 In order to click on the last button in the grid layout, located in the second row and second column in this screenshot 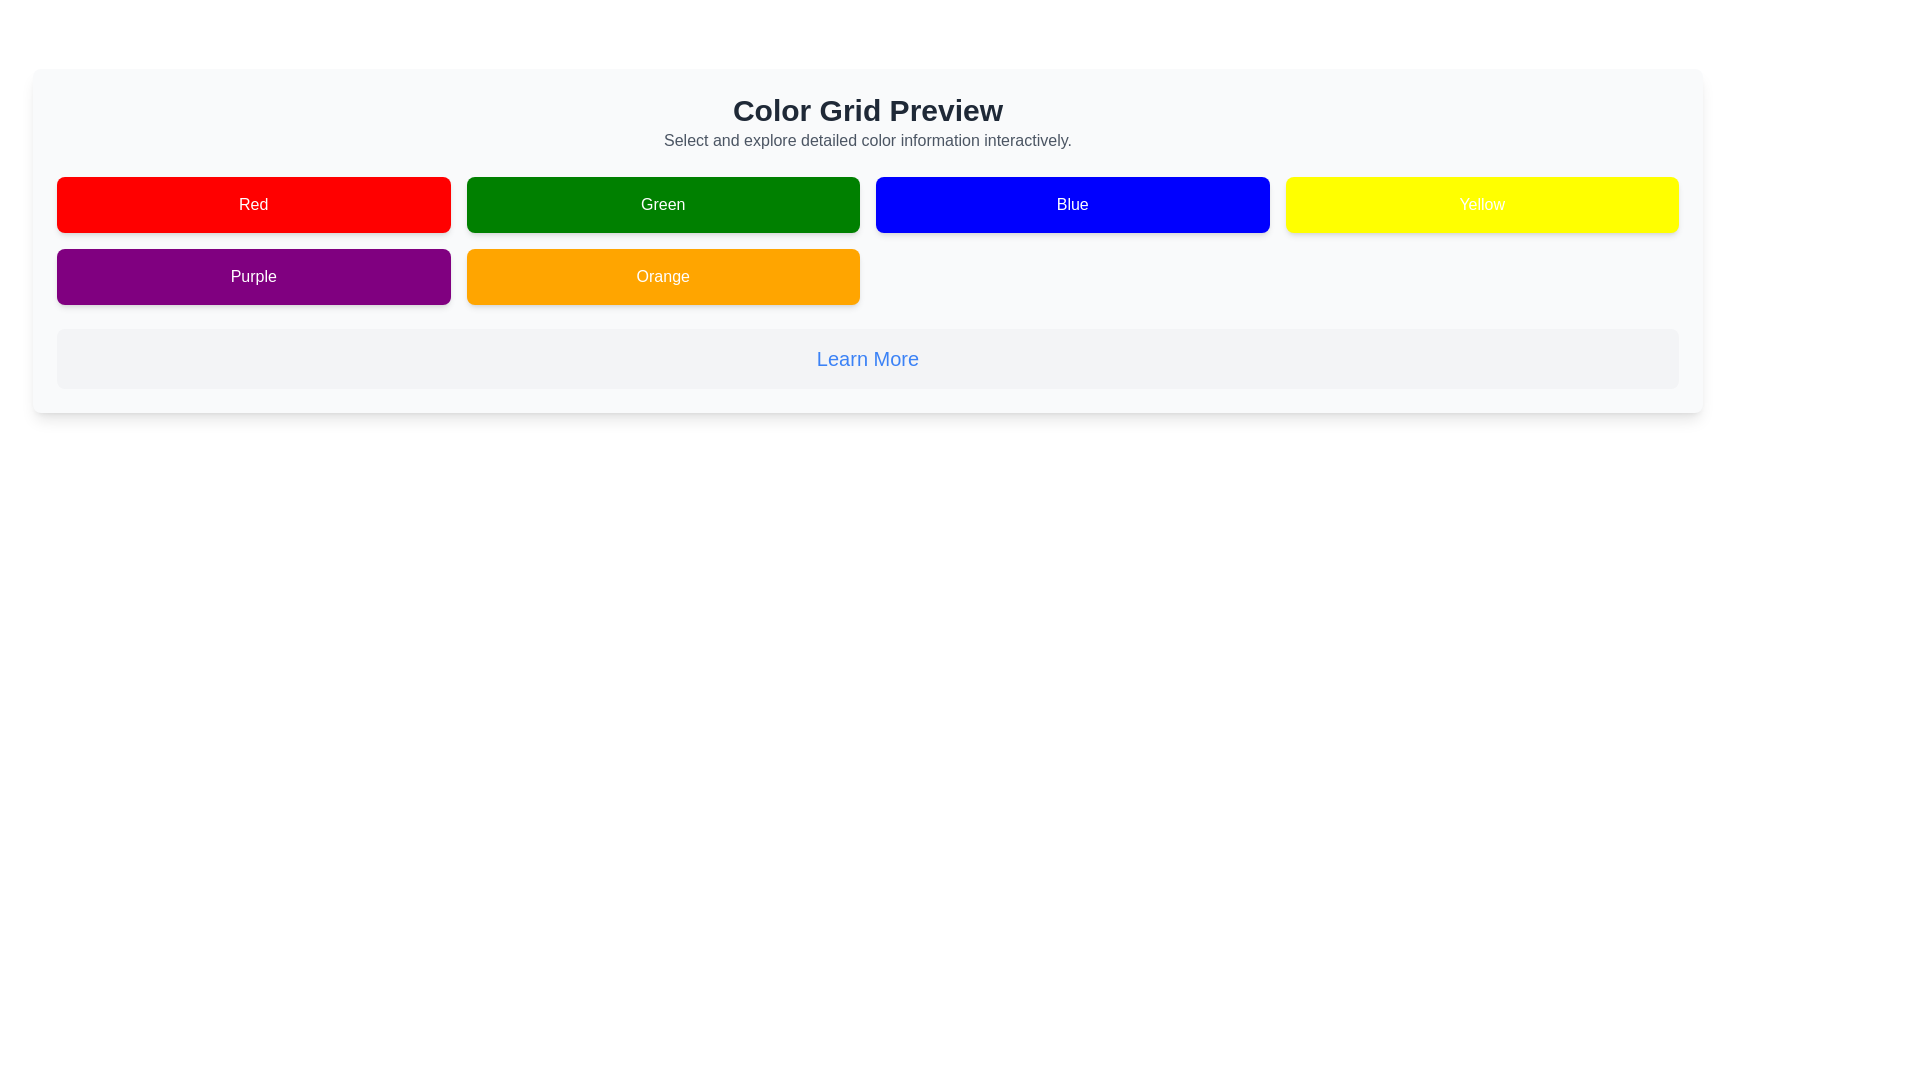, I will do `click(663, 277)`.